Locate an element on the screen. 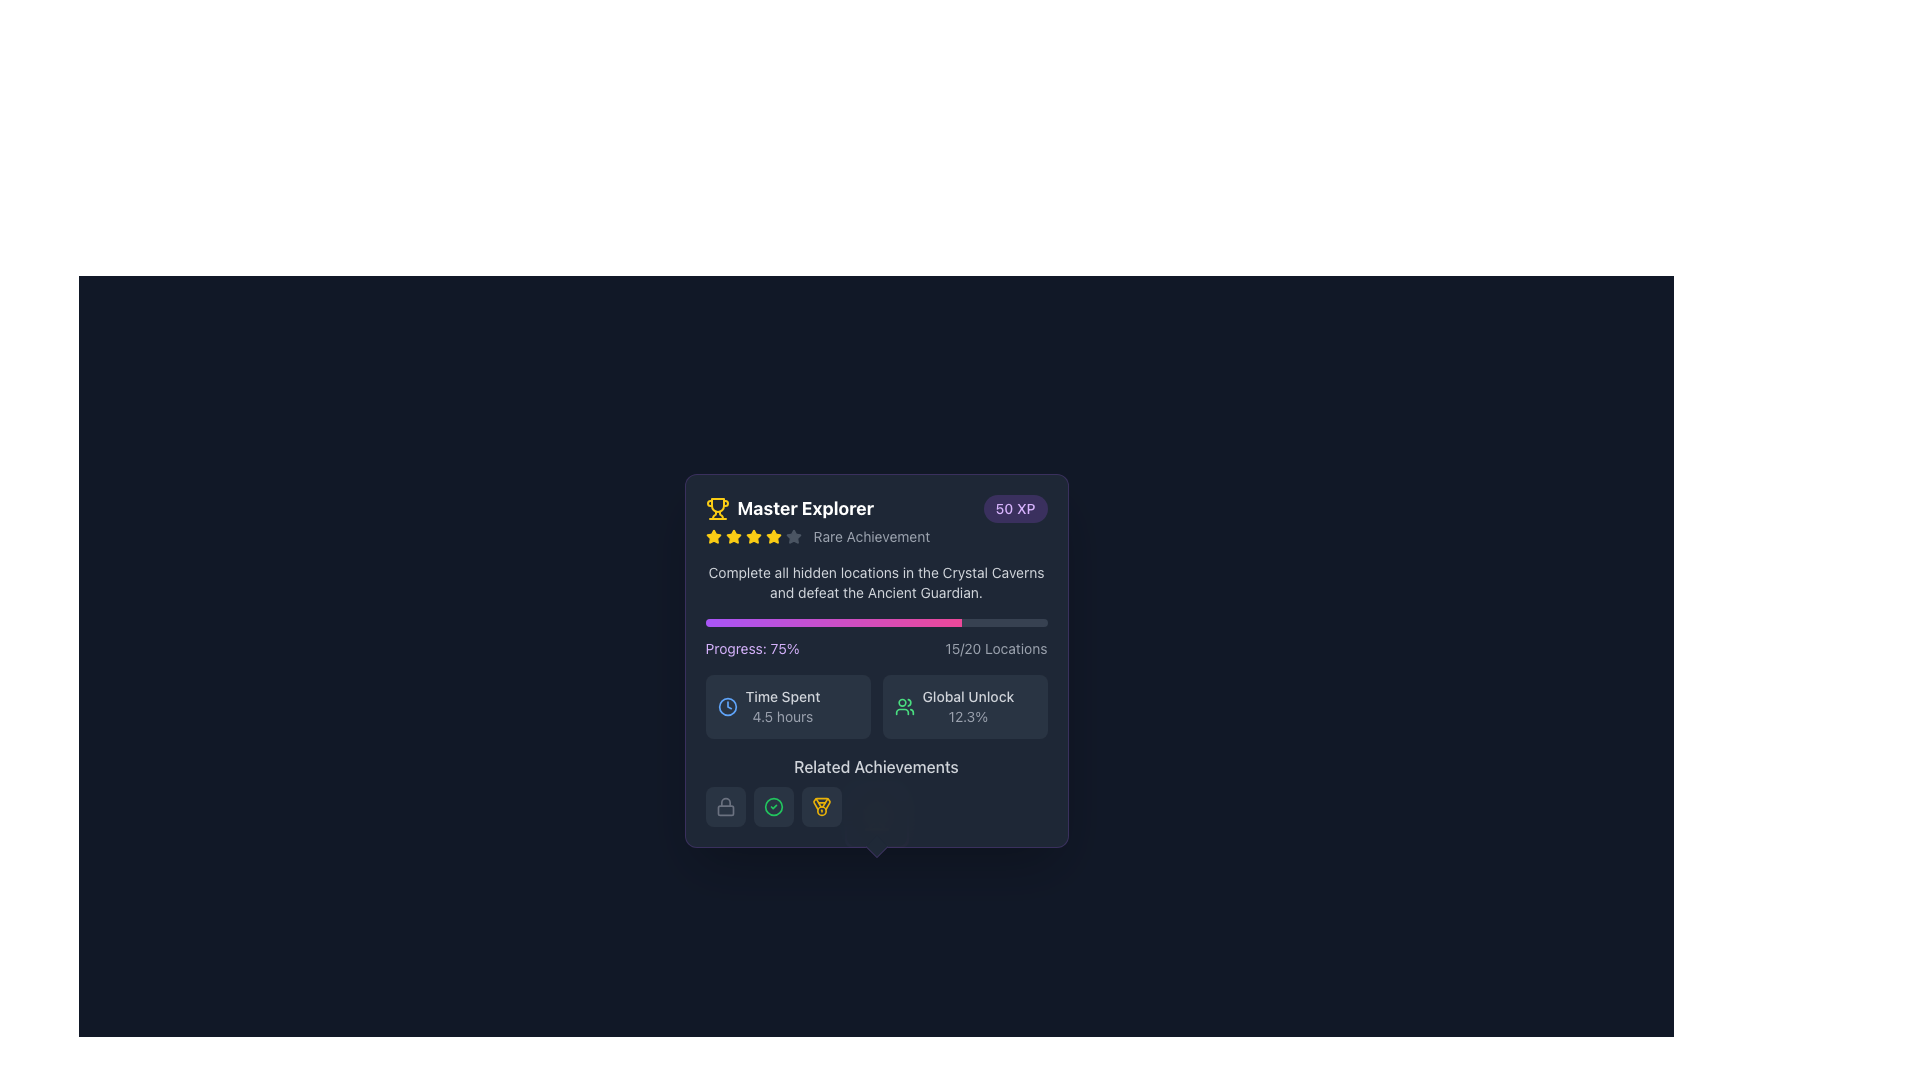 This screenshot has width=1920, height=1080. informational content of the text element that describes the achievement task 'Master Explorer', located beneath the title within the popup modal is located at coordinates (876, 582).